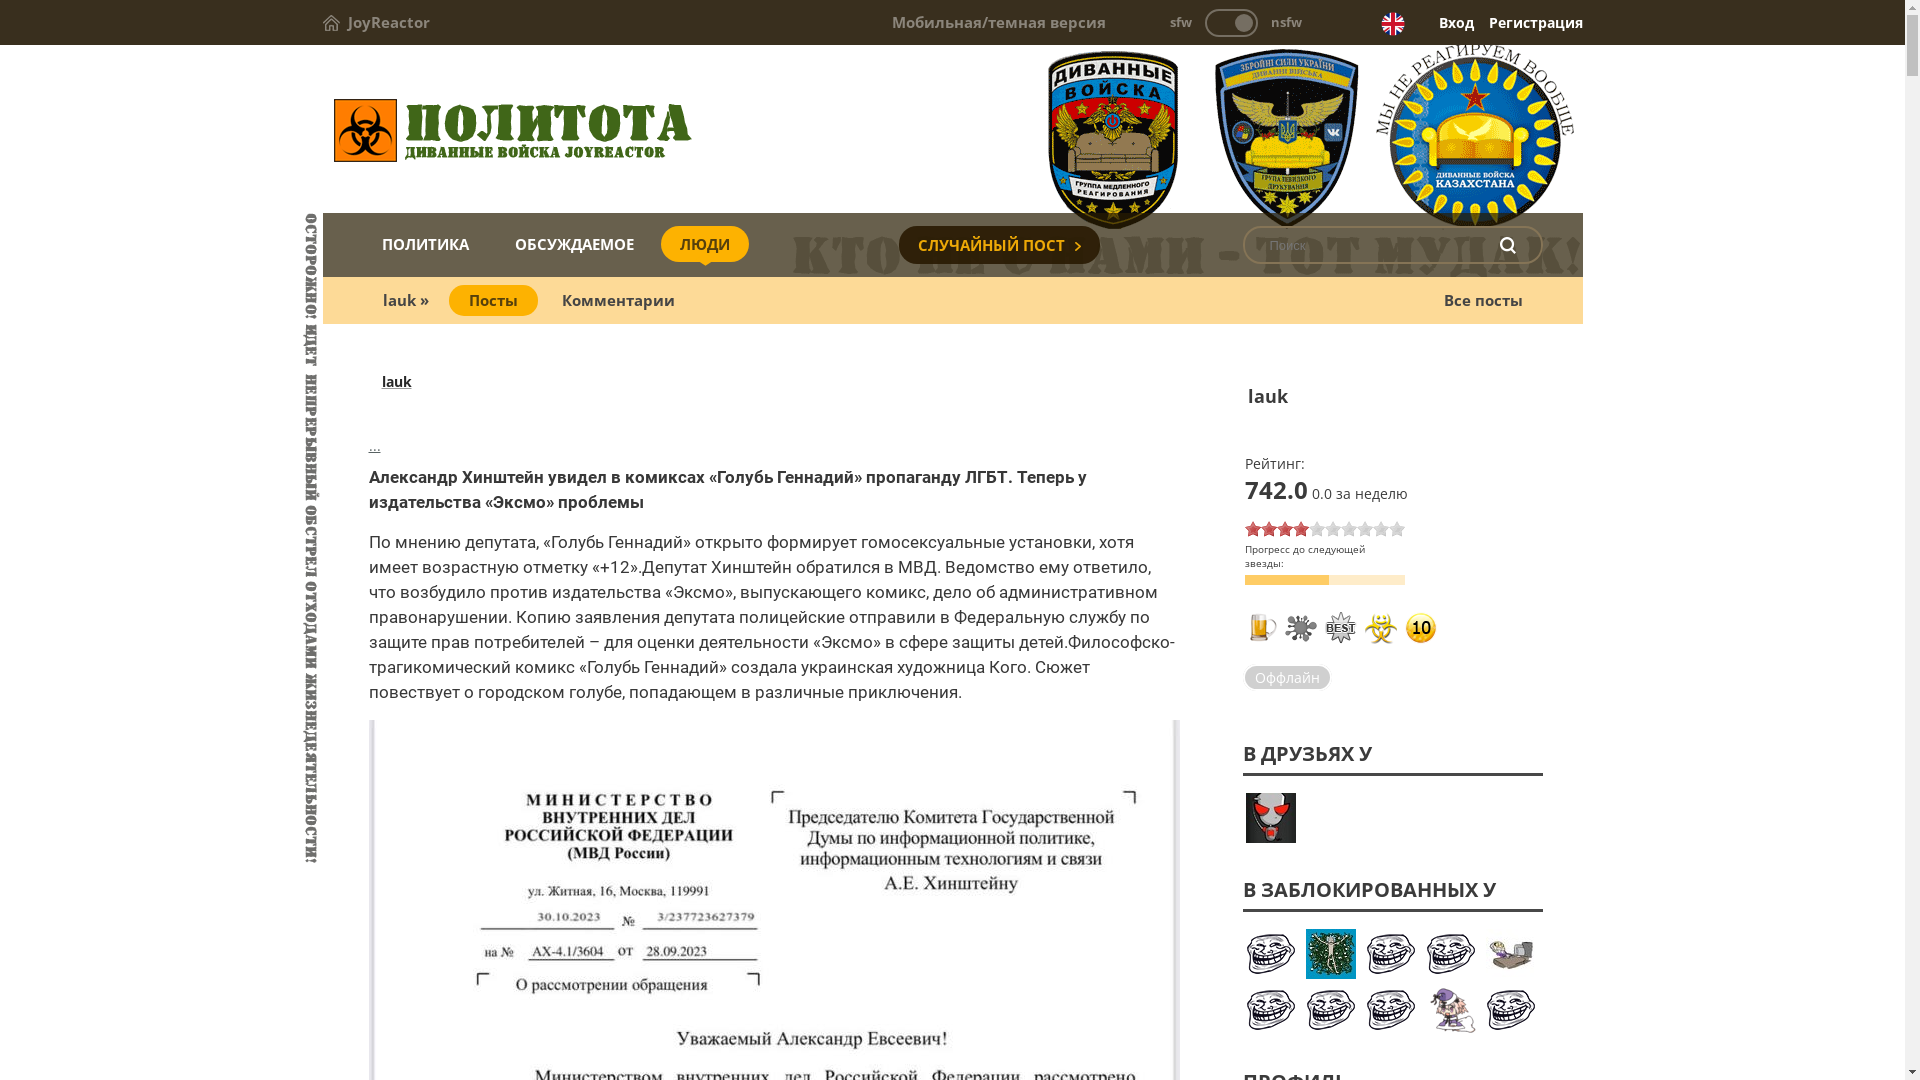  What do you see at coordinates (1245, 1010) in the screenshot?
I see `'BitchesAndWhores'` at bounding box center [1245, 1010].